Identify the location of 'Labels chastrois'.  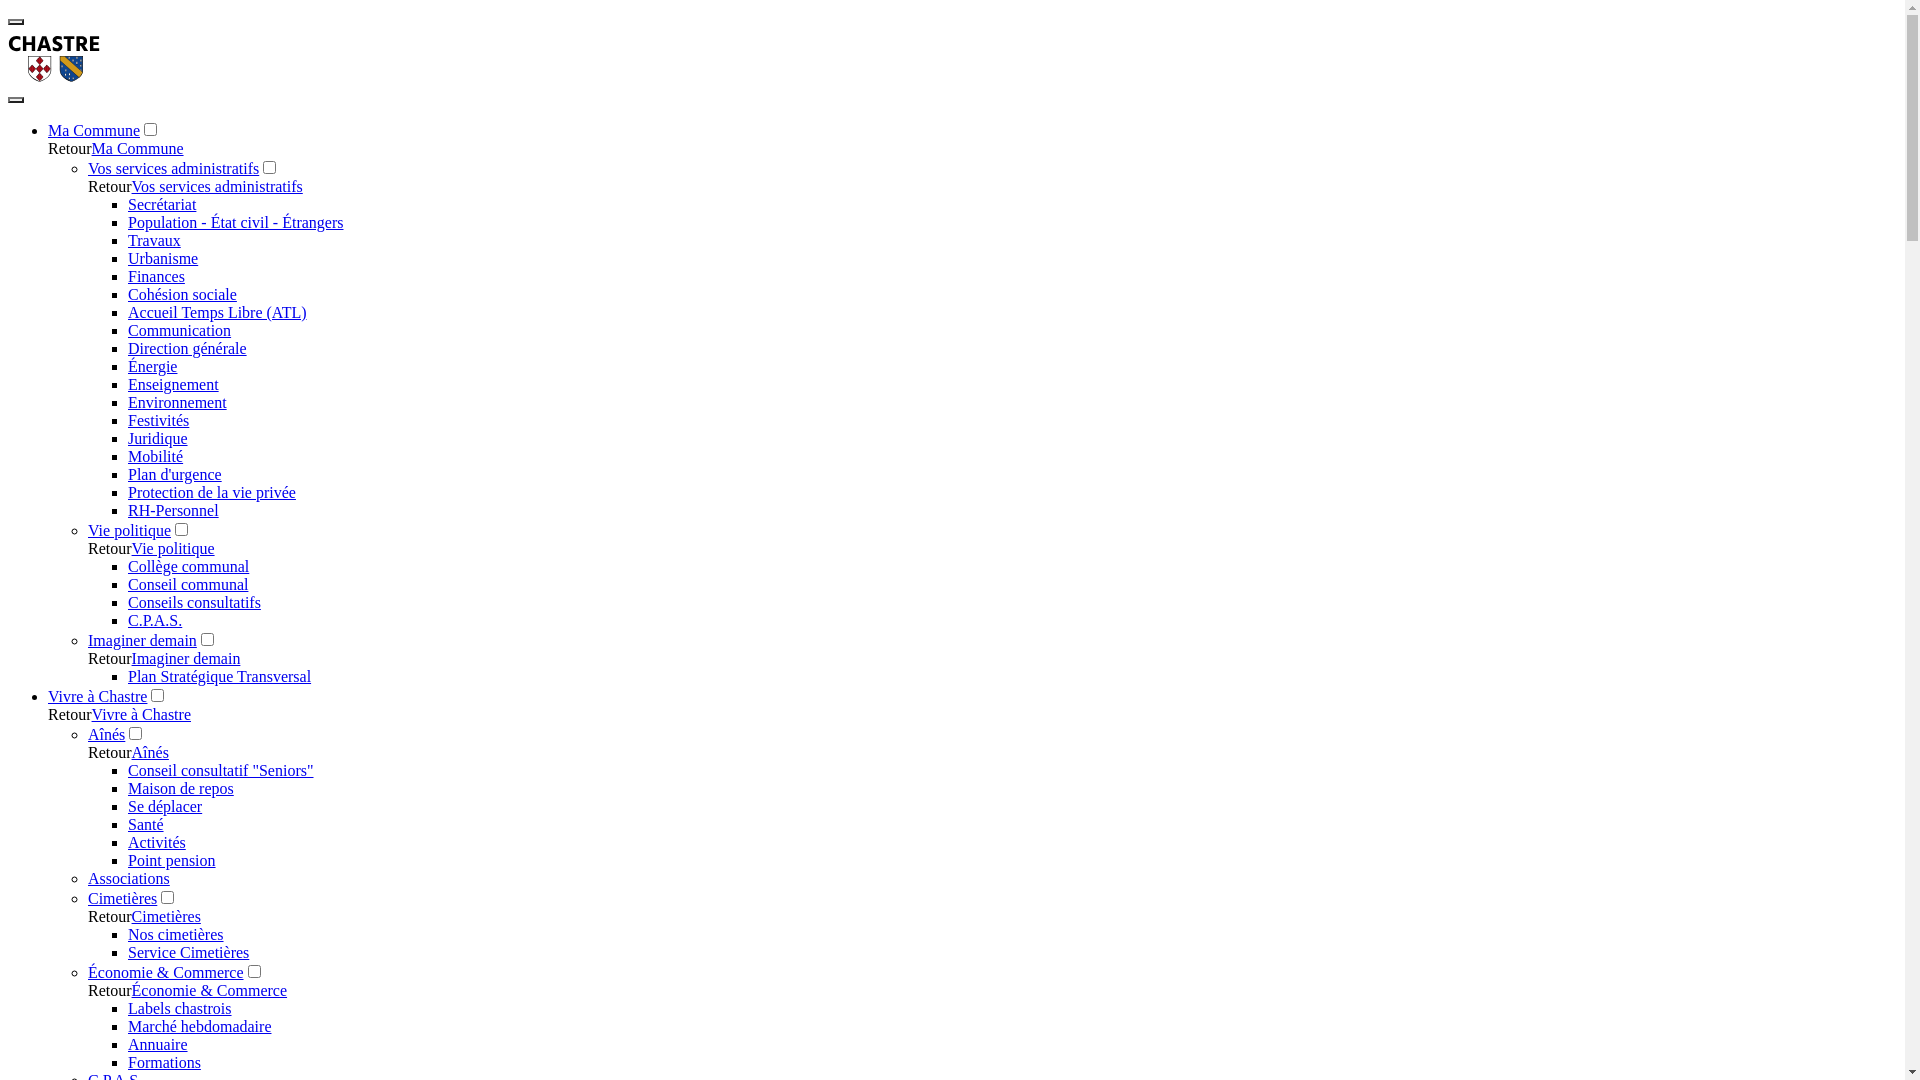
(180, 1008).